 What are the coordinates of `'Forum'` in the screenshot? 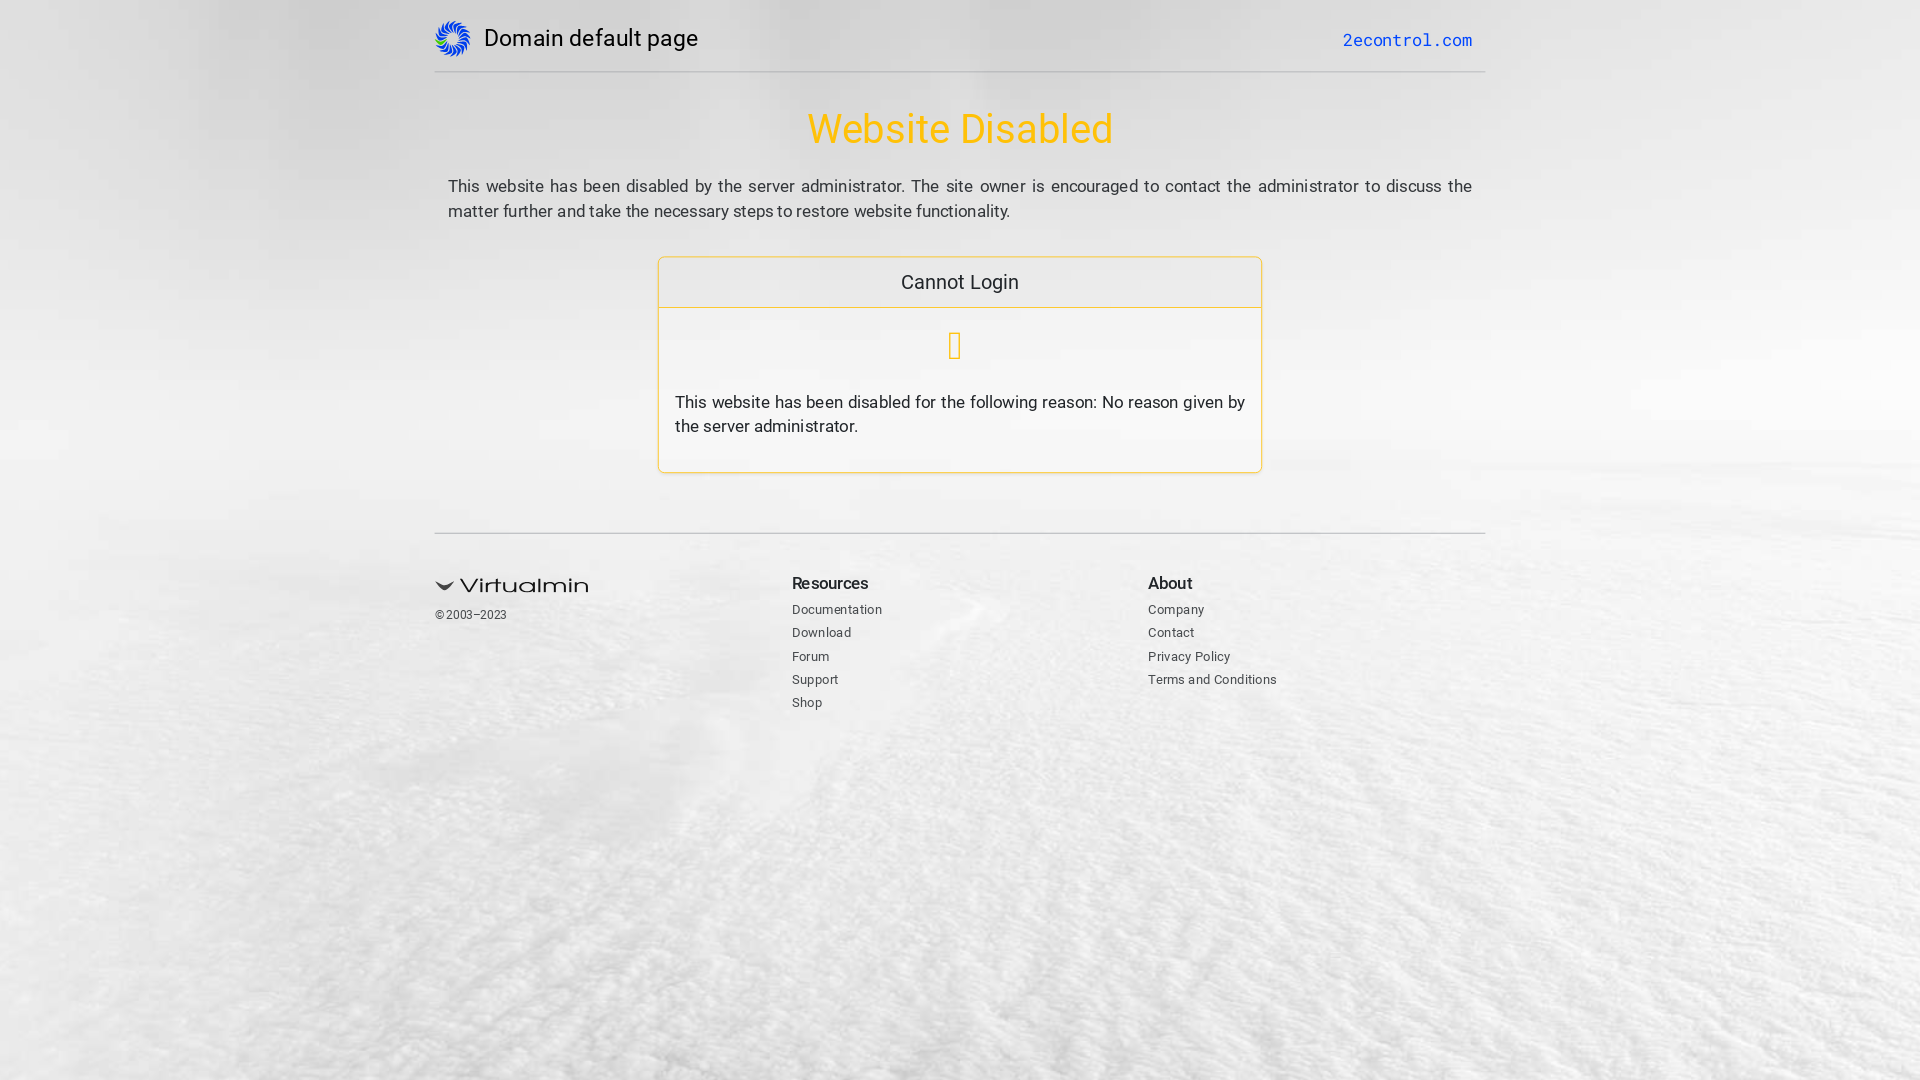 It's located at (815, 657).